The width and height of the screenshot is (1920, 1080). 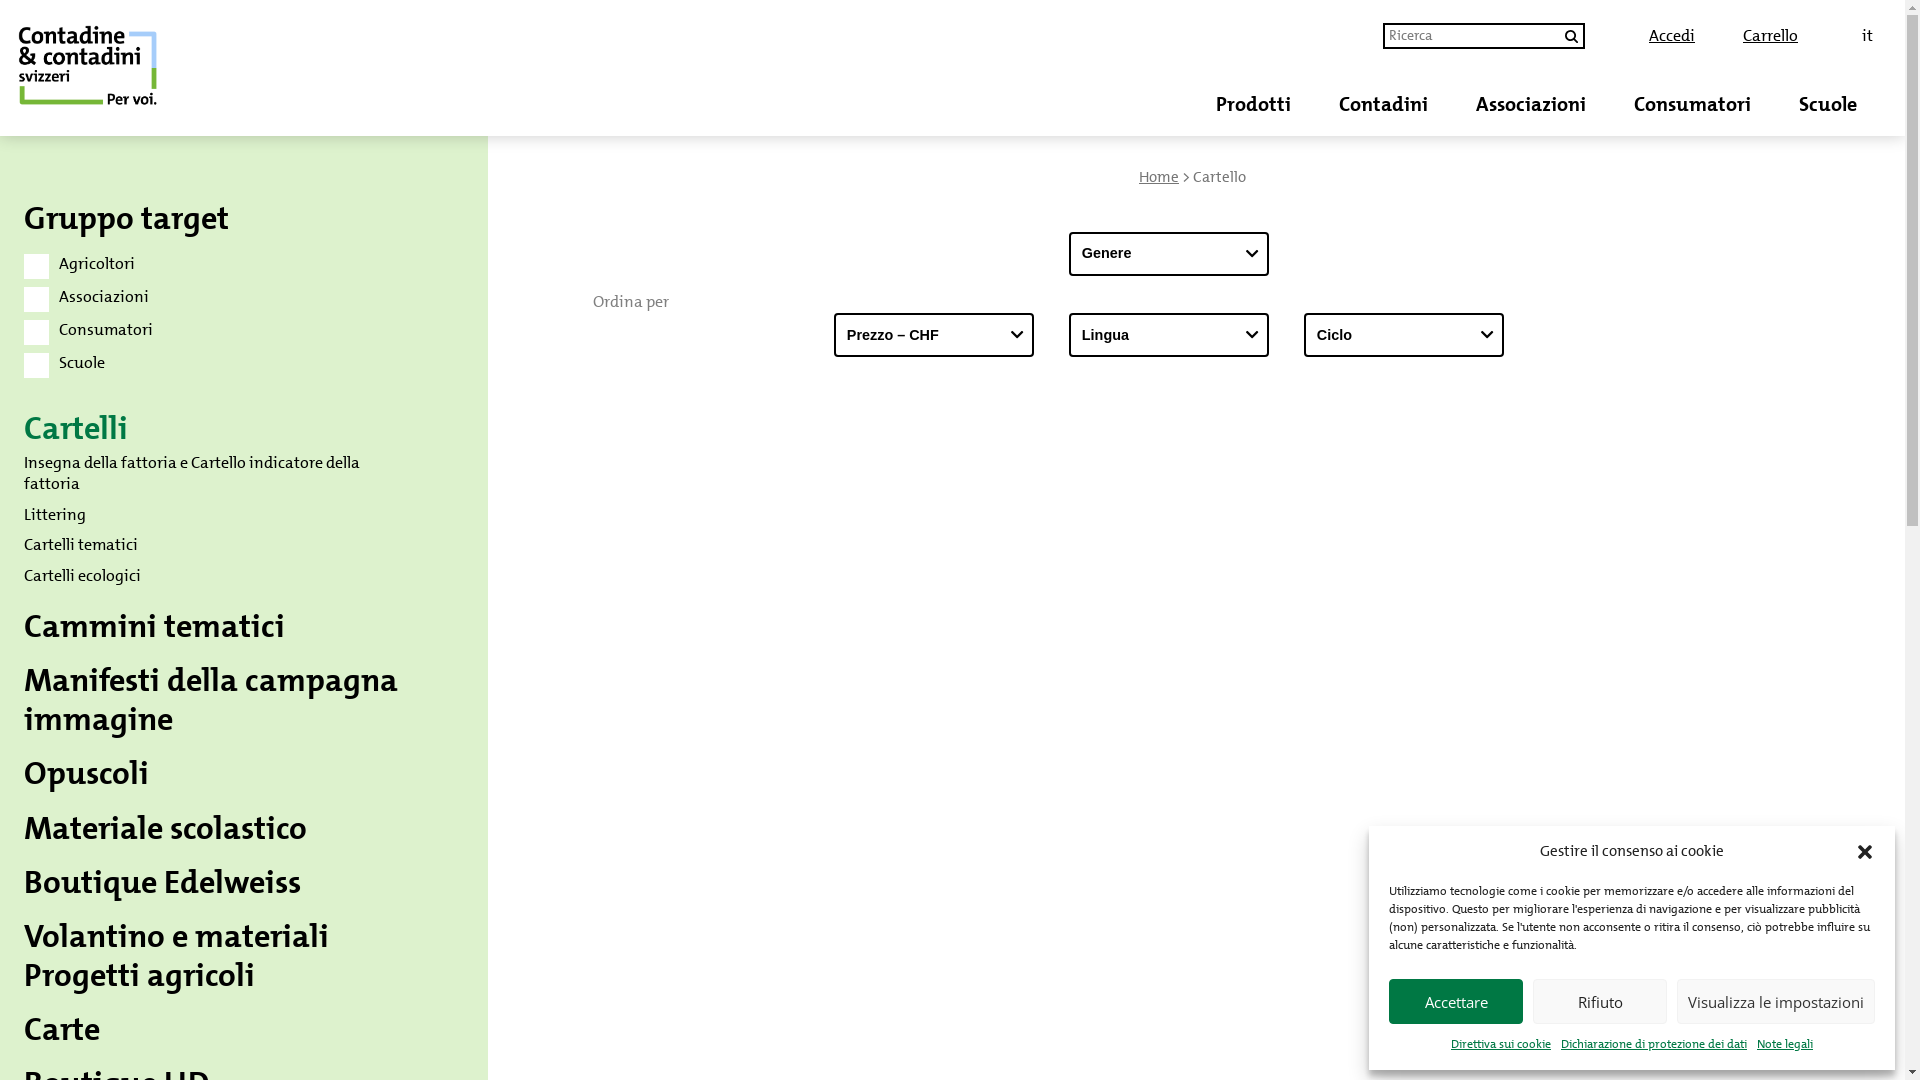 I want to click on 'Rifiuto', so click(x=1531, y=1001).